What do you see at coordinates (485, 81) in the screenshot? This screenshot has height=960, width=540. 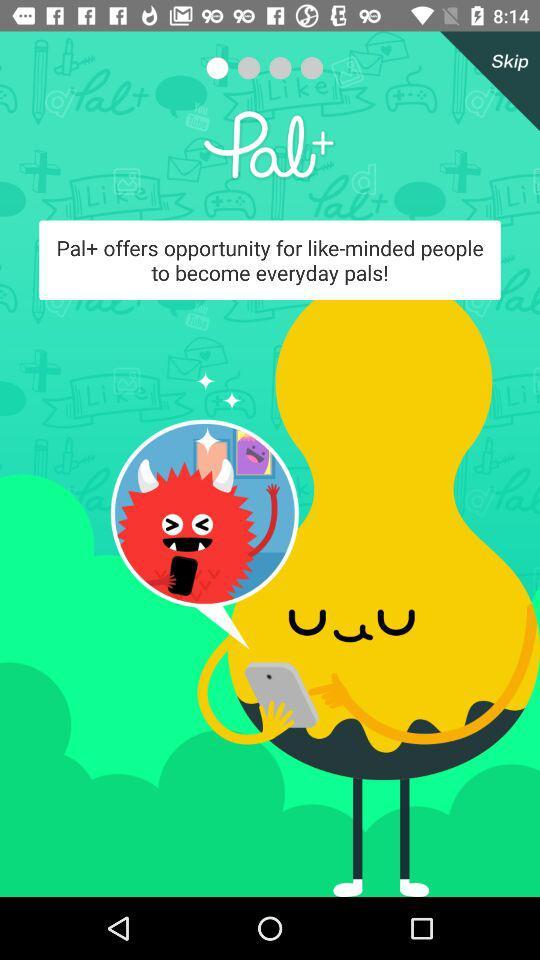 I see `the icon at the top right corner` at bounding box center [485, 81].